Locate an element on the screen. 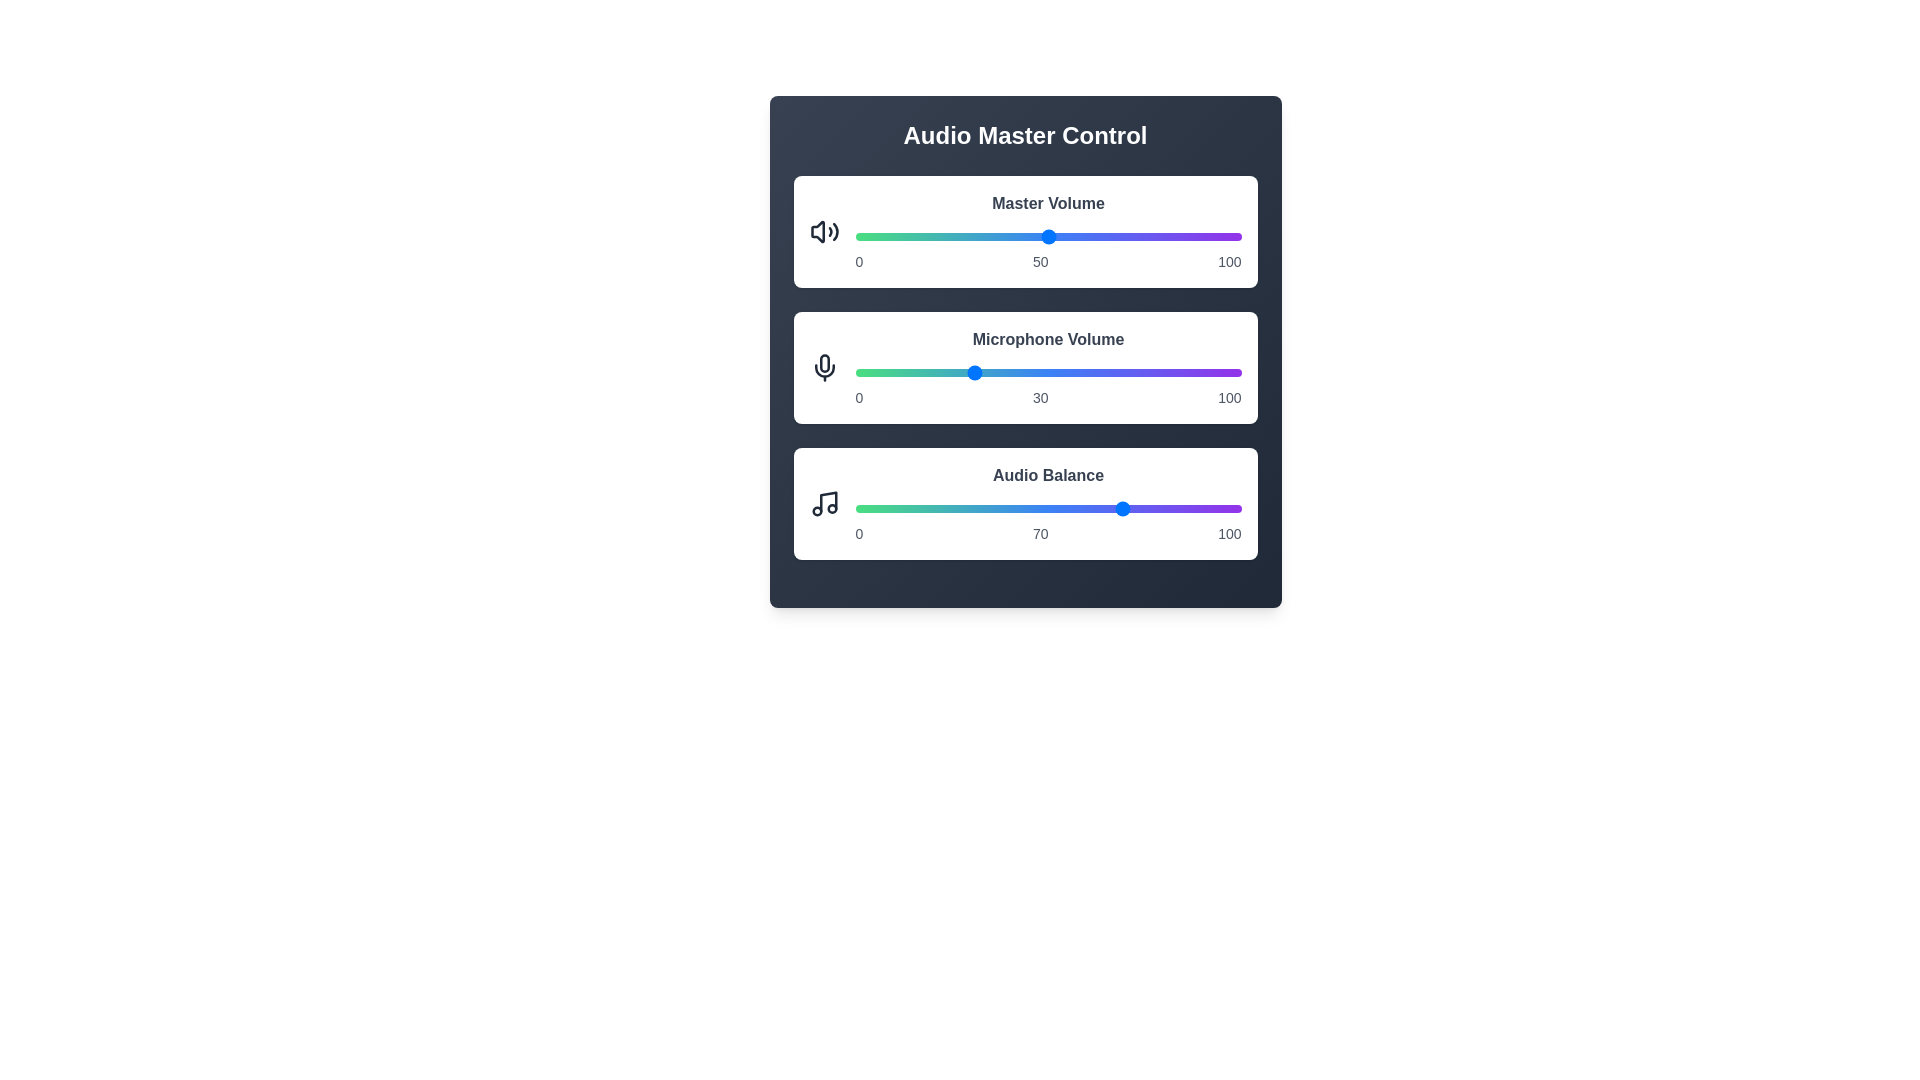 This screenshot has width=1920, height=1080. the microphone volume slider to 31% is located at coordinates (975, 373).